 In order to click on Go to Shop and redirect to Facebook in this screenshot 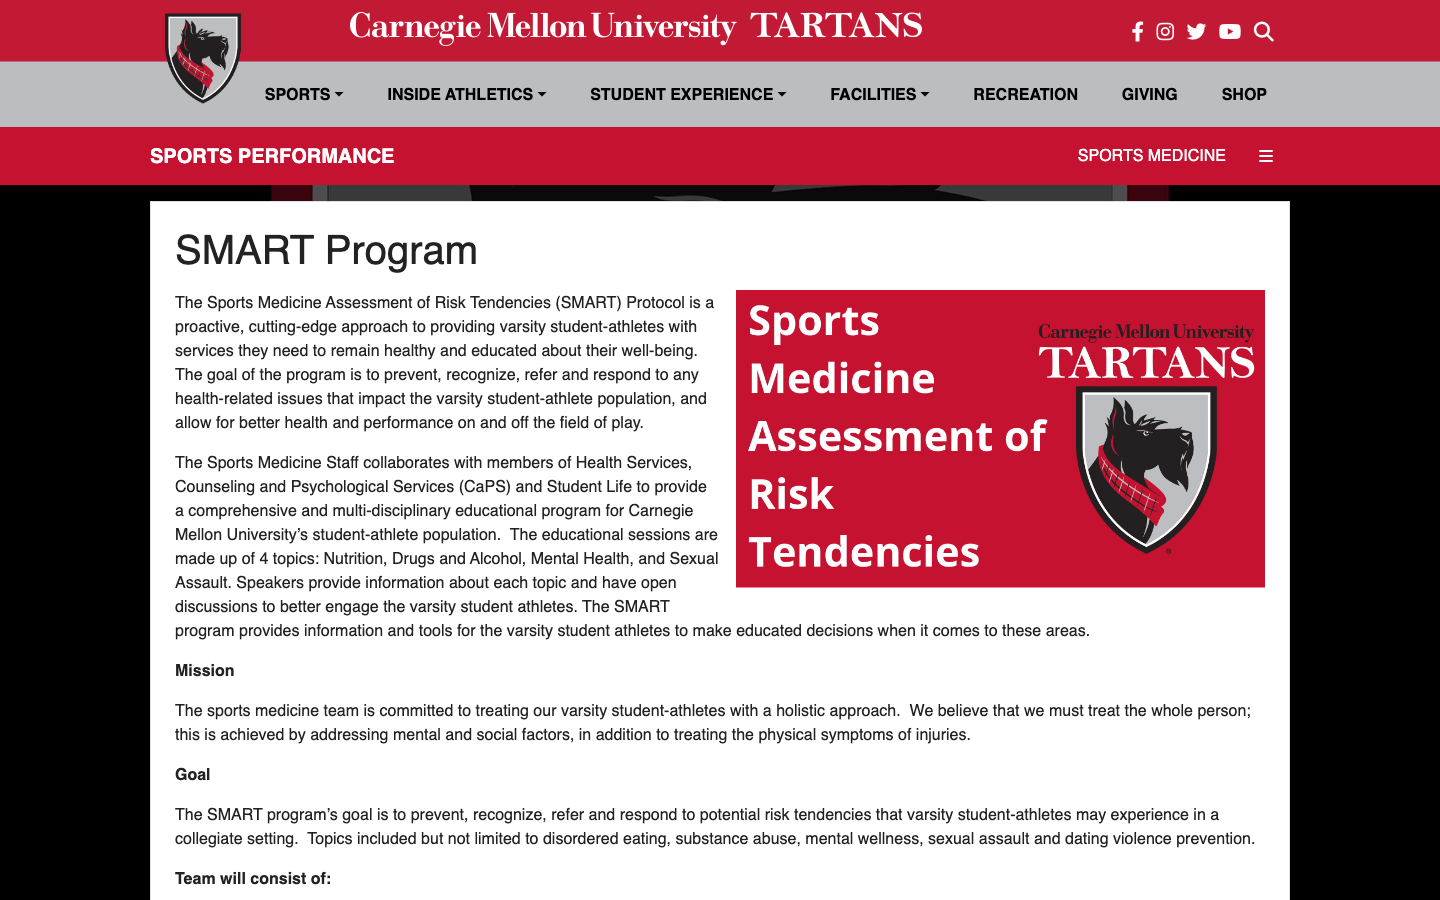, I will do `click(1243, 93)`.